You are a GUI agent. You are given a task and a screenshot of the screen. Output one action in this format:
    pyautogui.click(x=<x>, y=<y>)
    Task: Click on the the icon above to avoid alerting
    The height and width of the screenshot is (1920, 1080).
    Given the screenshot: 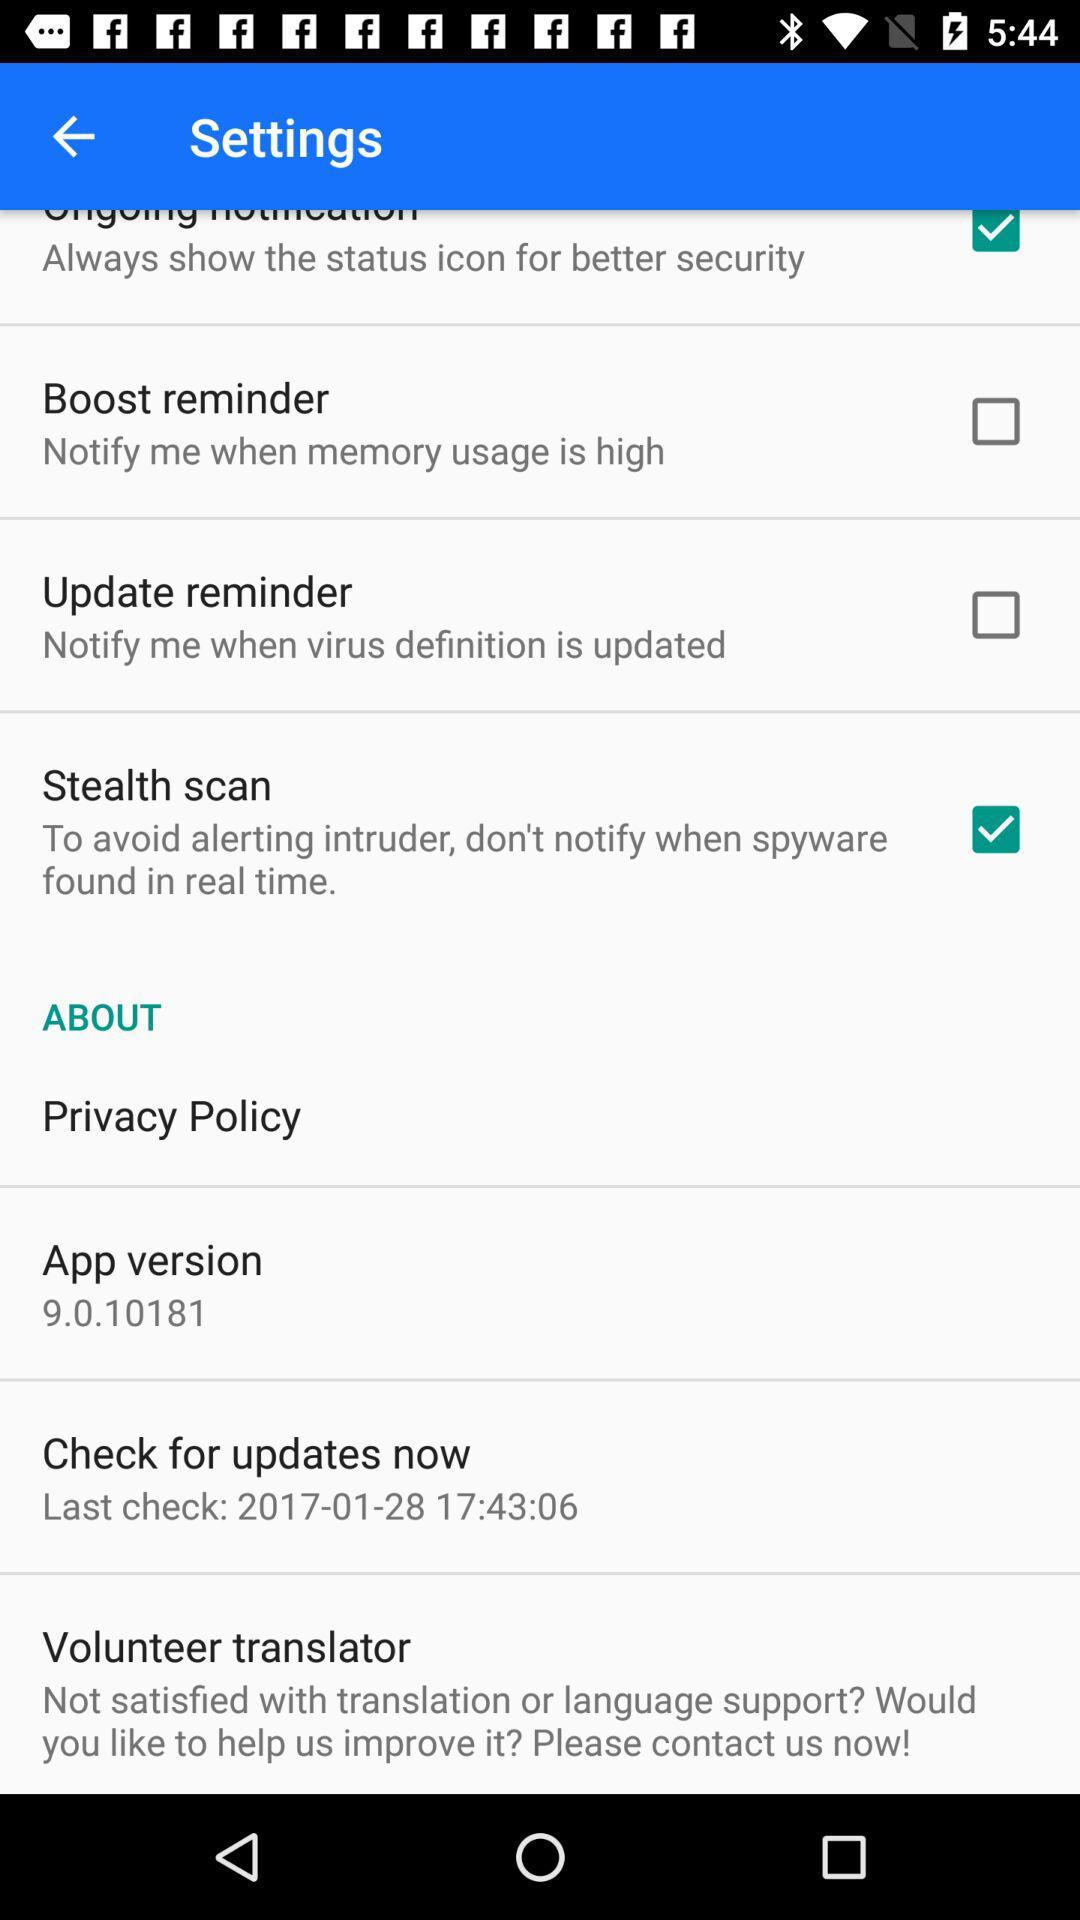 What is the action you would take?
    pyautogui.click(x=156, y=782)
    